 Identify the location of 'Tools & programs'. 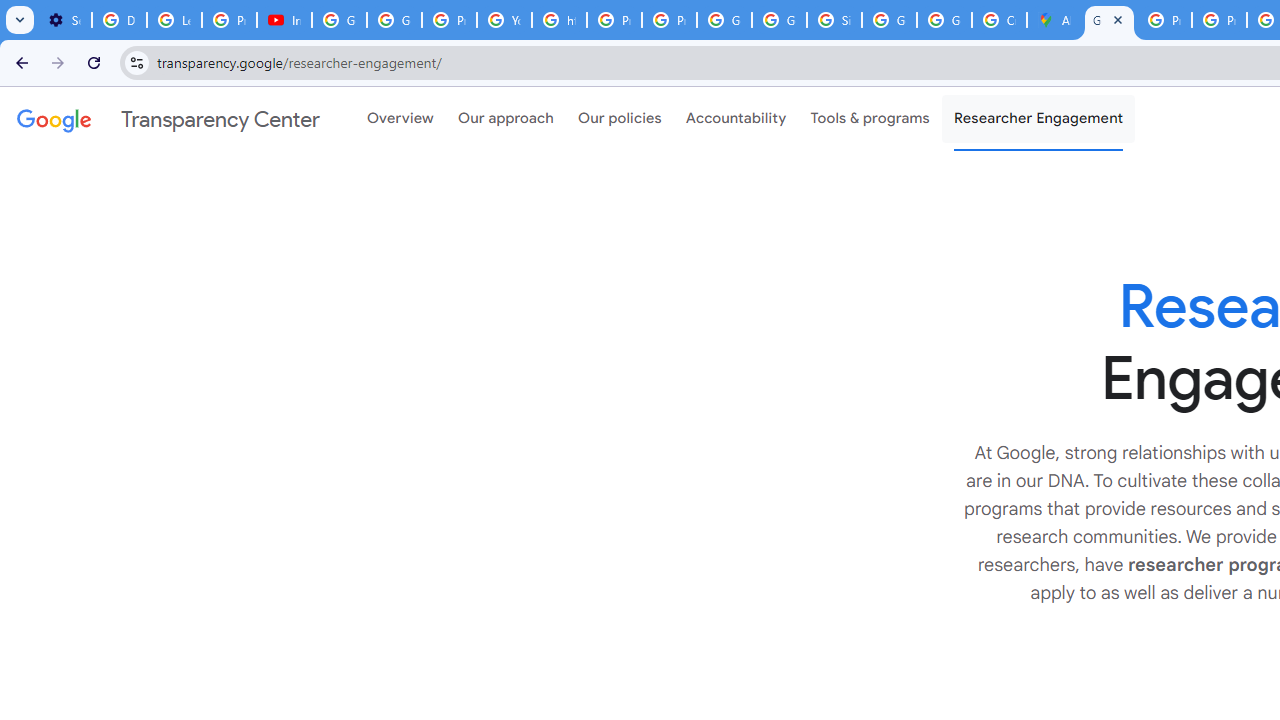
(869, 119).